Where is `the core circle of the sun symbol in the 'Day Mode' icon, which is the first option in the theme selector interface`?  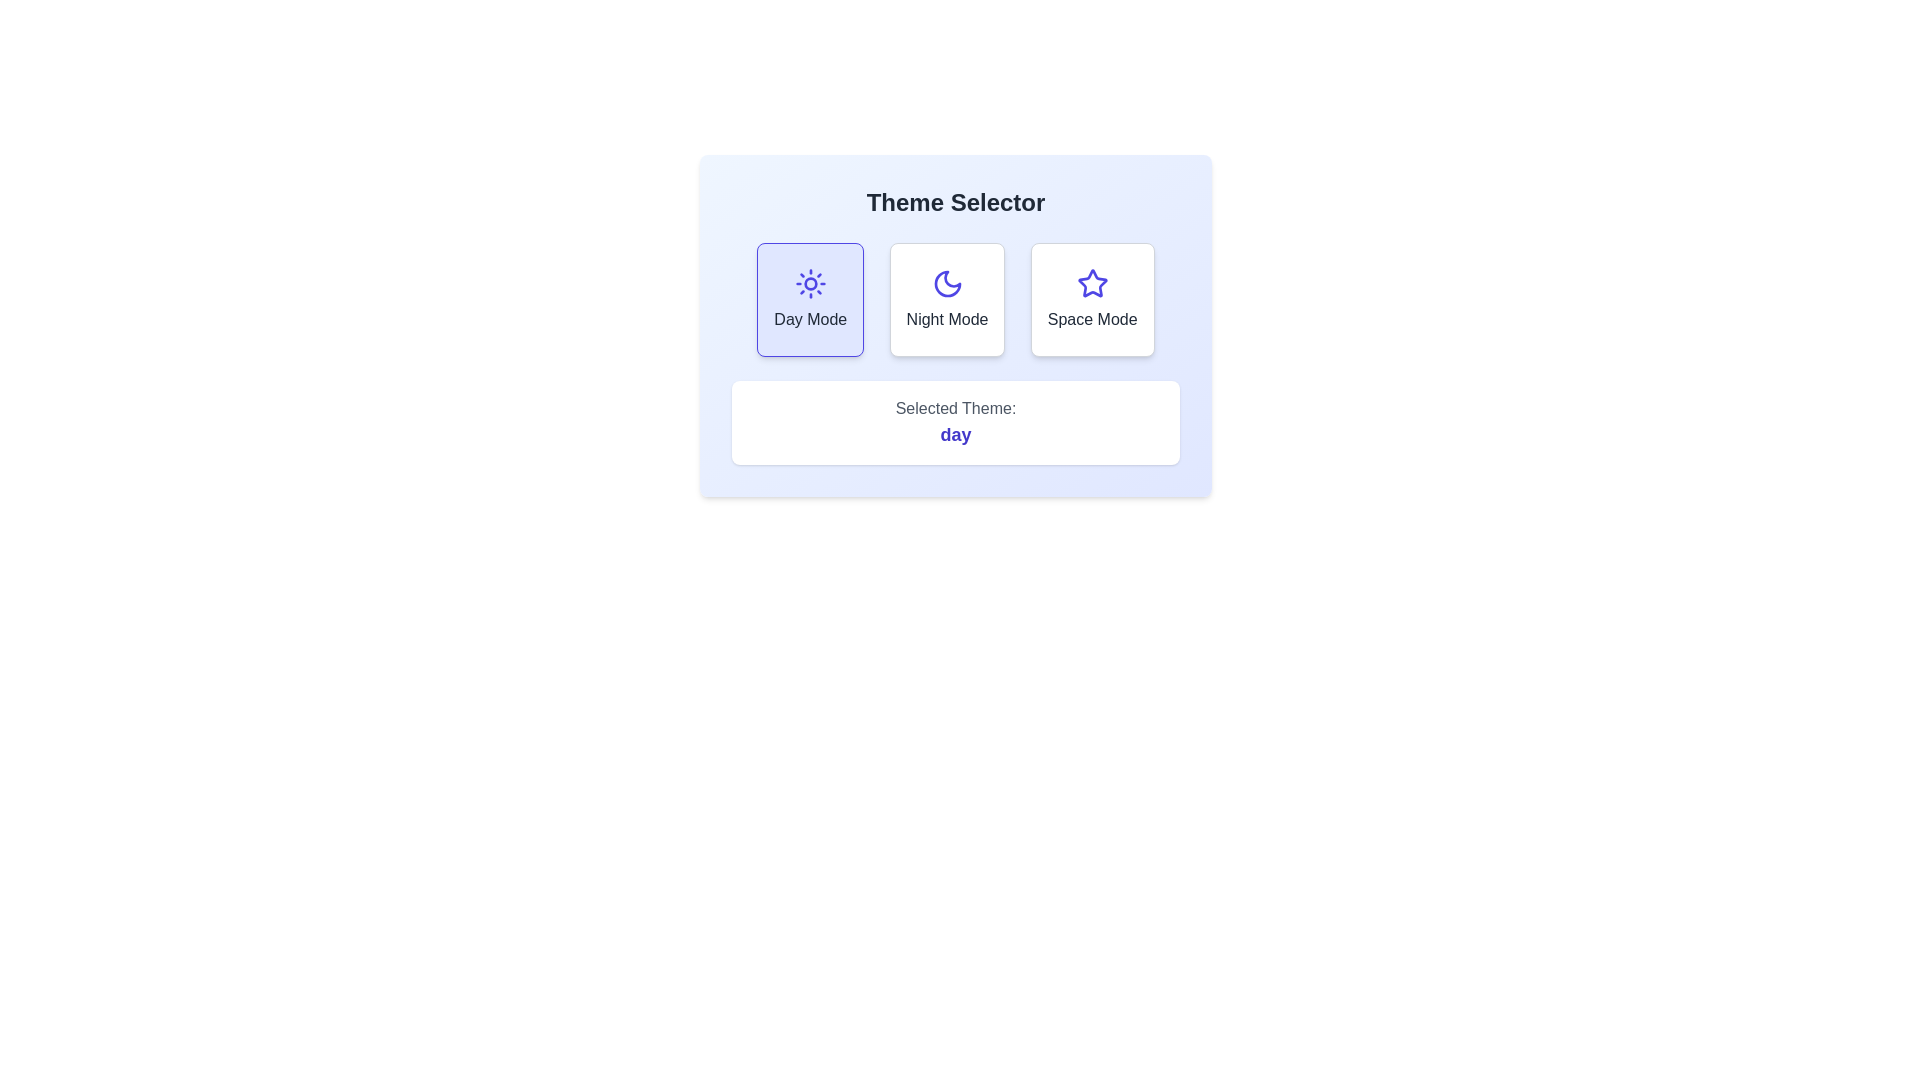 the core circle of the sun symbol in the 'Day Mode' icon, which is the first option in the theme selector interface is located at coordinates (810, 284).